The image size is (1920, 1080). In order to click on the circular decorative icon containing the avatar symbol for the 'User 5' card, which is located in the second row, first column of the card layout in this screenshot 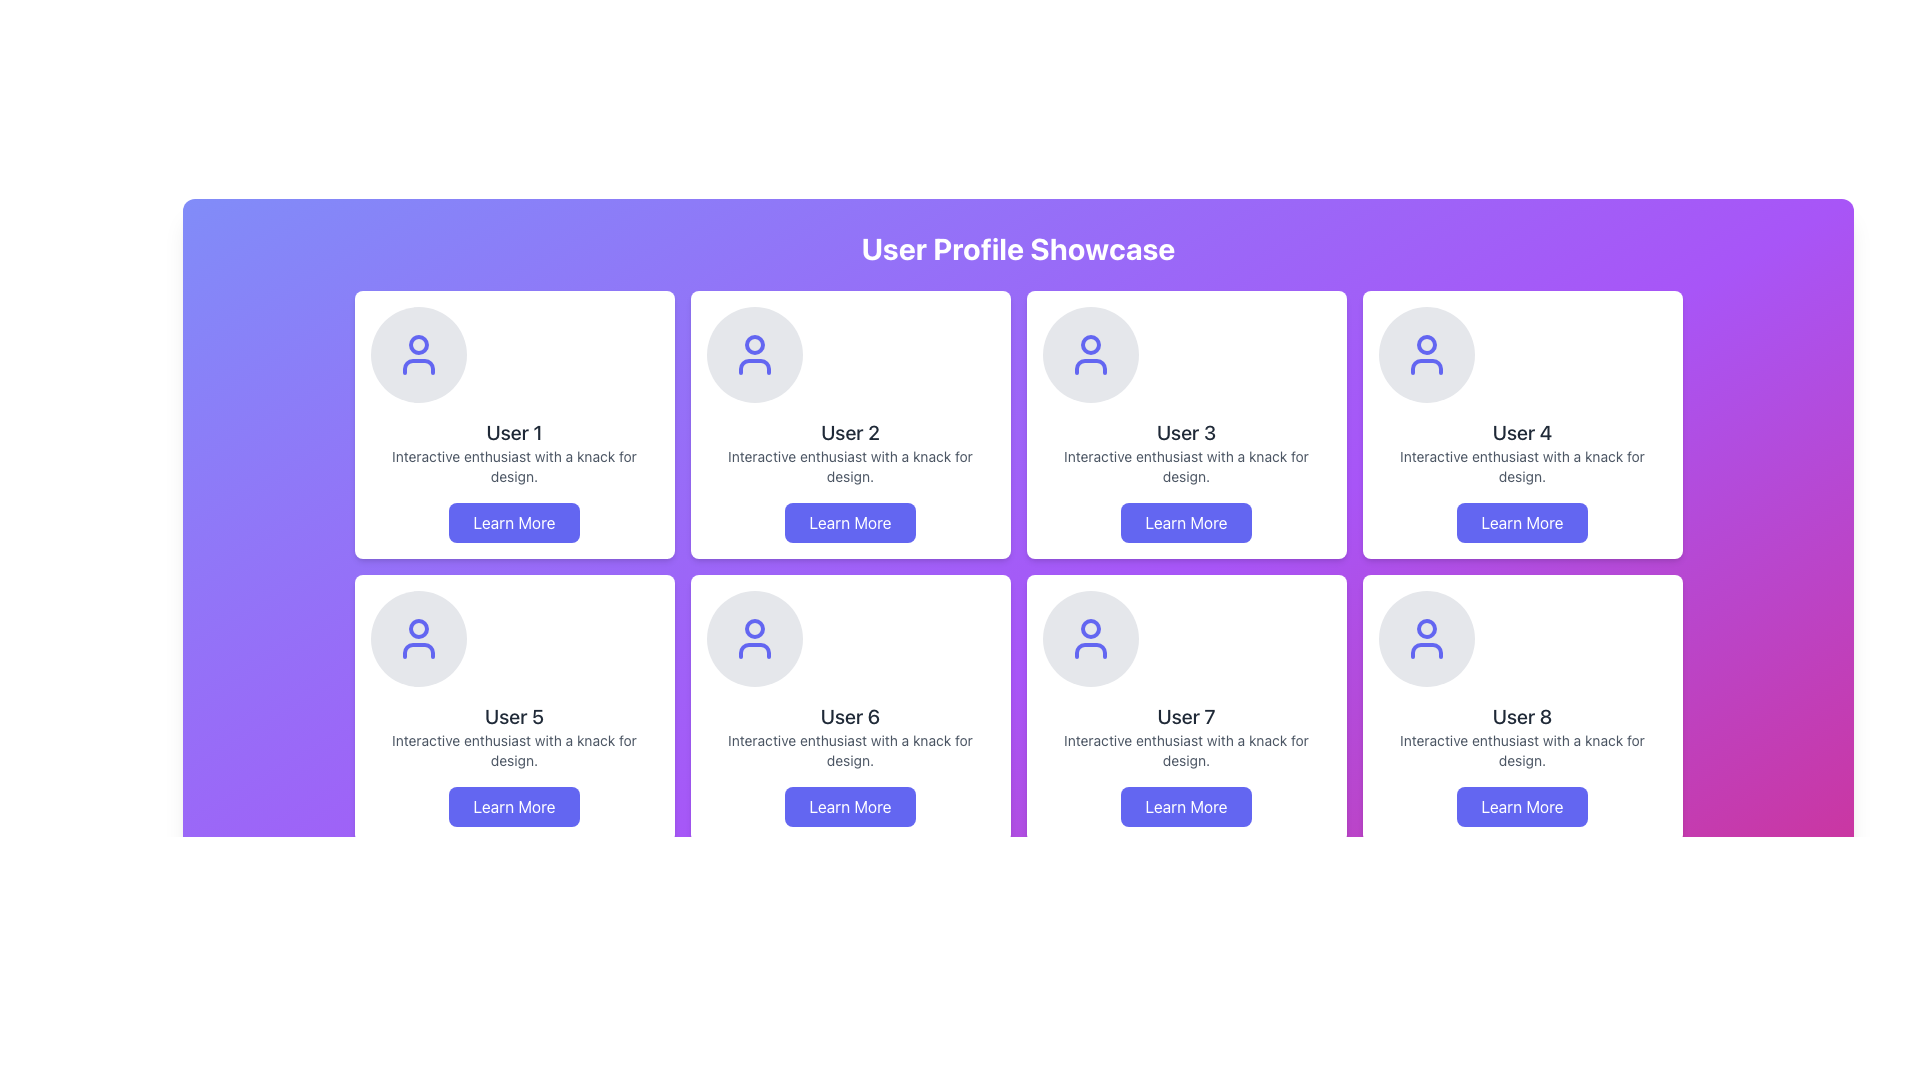, I will do `click(417, 639)`.